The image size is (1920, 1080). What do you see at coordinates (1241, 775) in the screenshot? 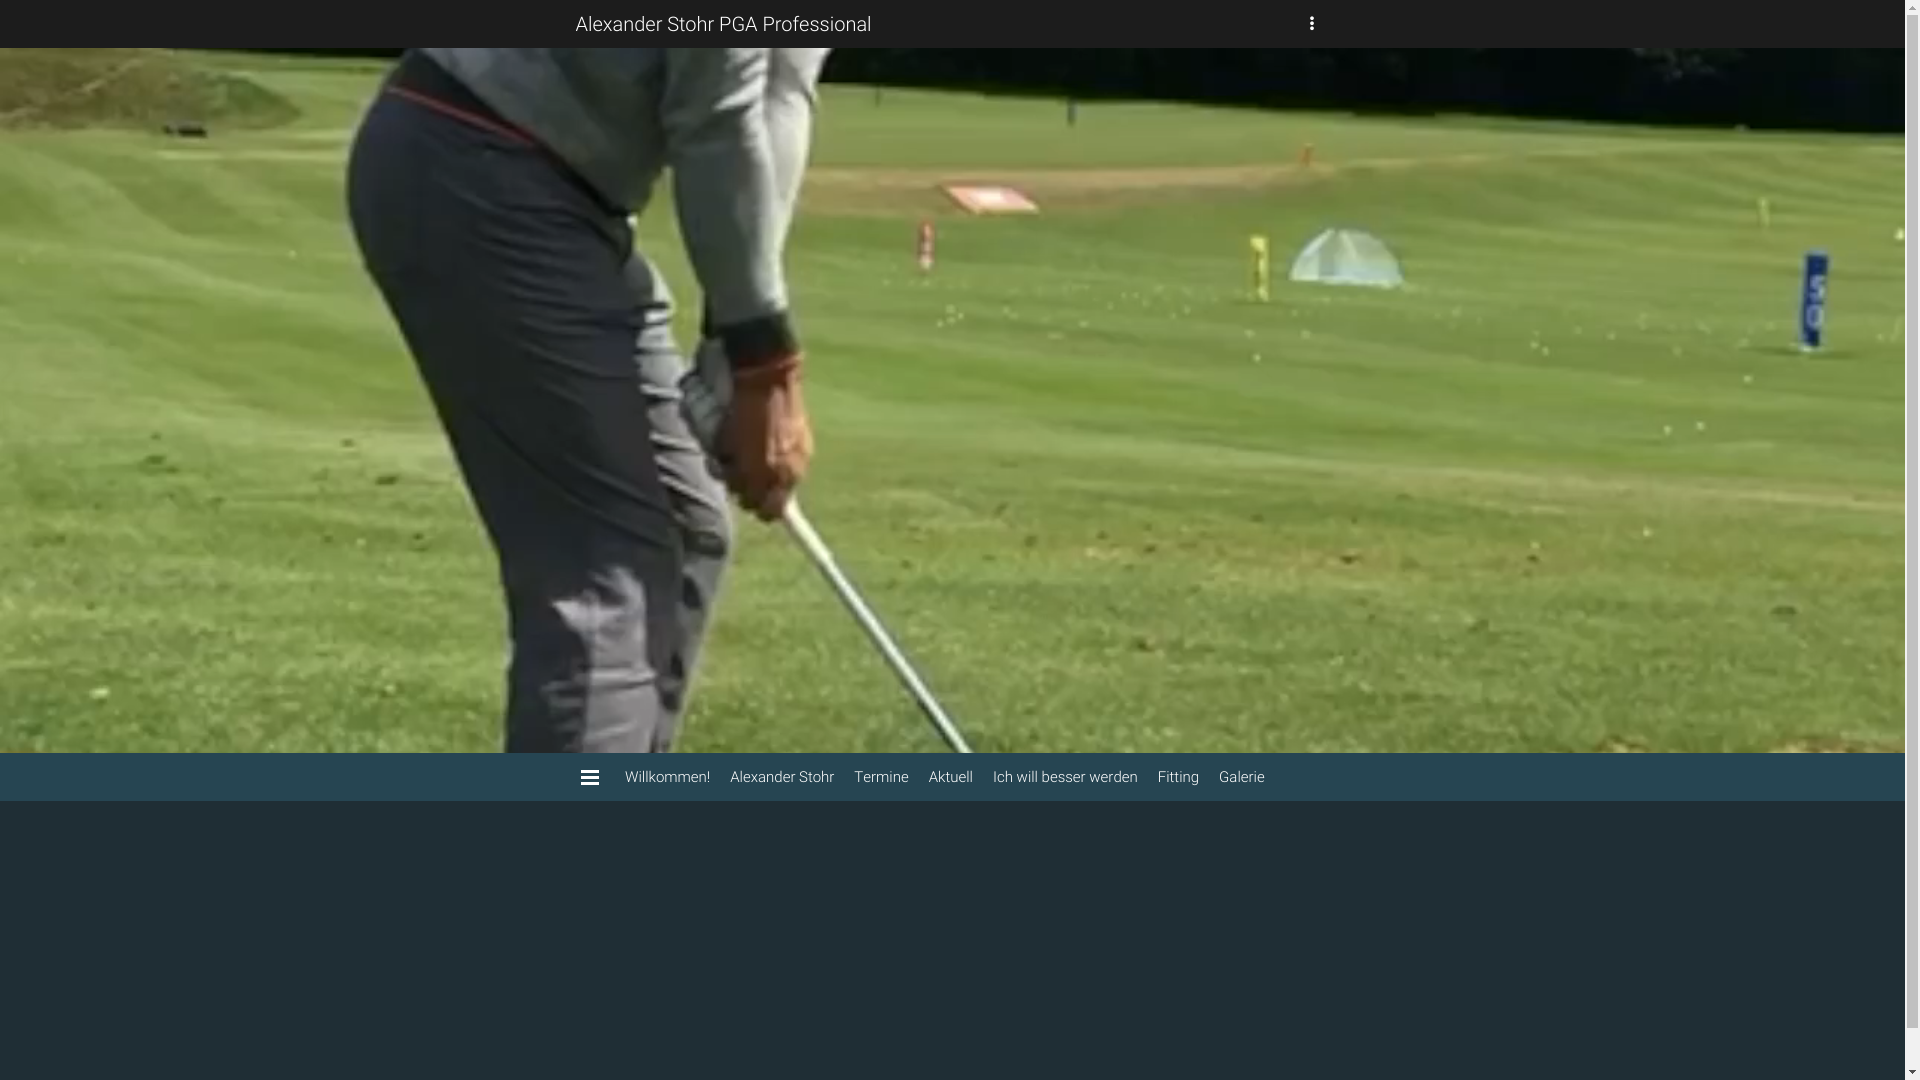
I see `'Galerie'` at bounding box center [1241, 775].